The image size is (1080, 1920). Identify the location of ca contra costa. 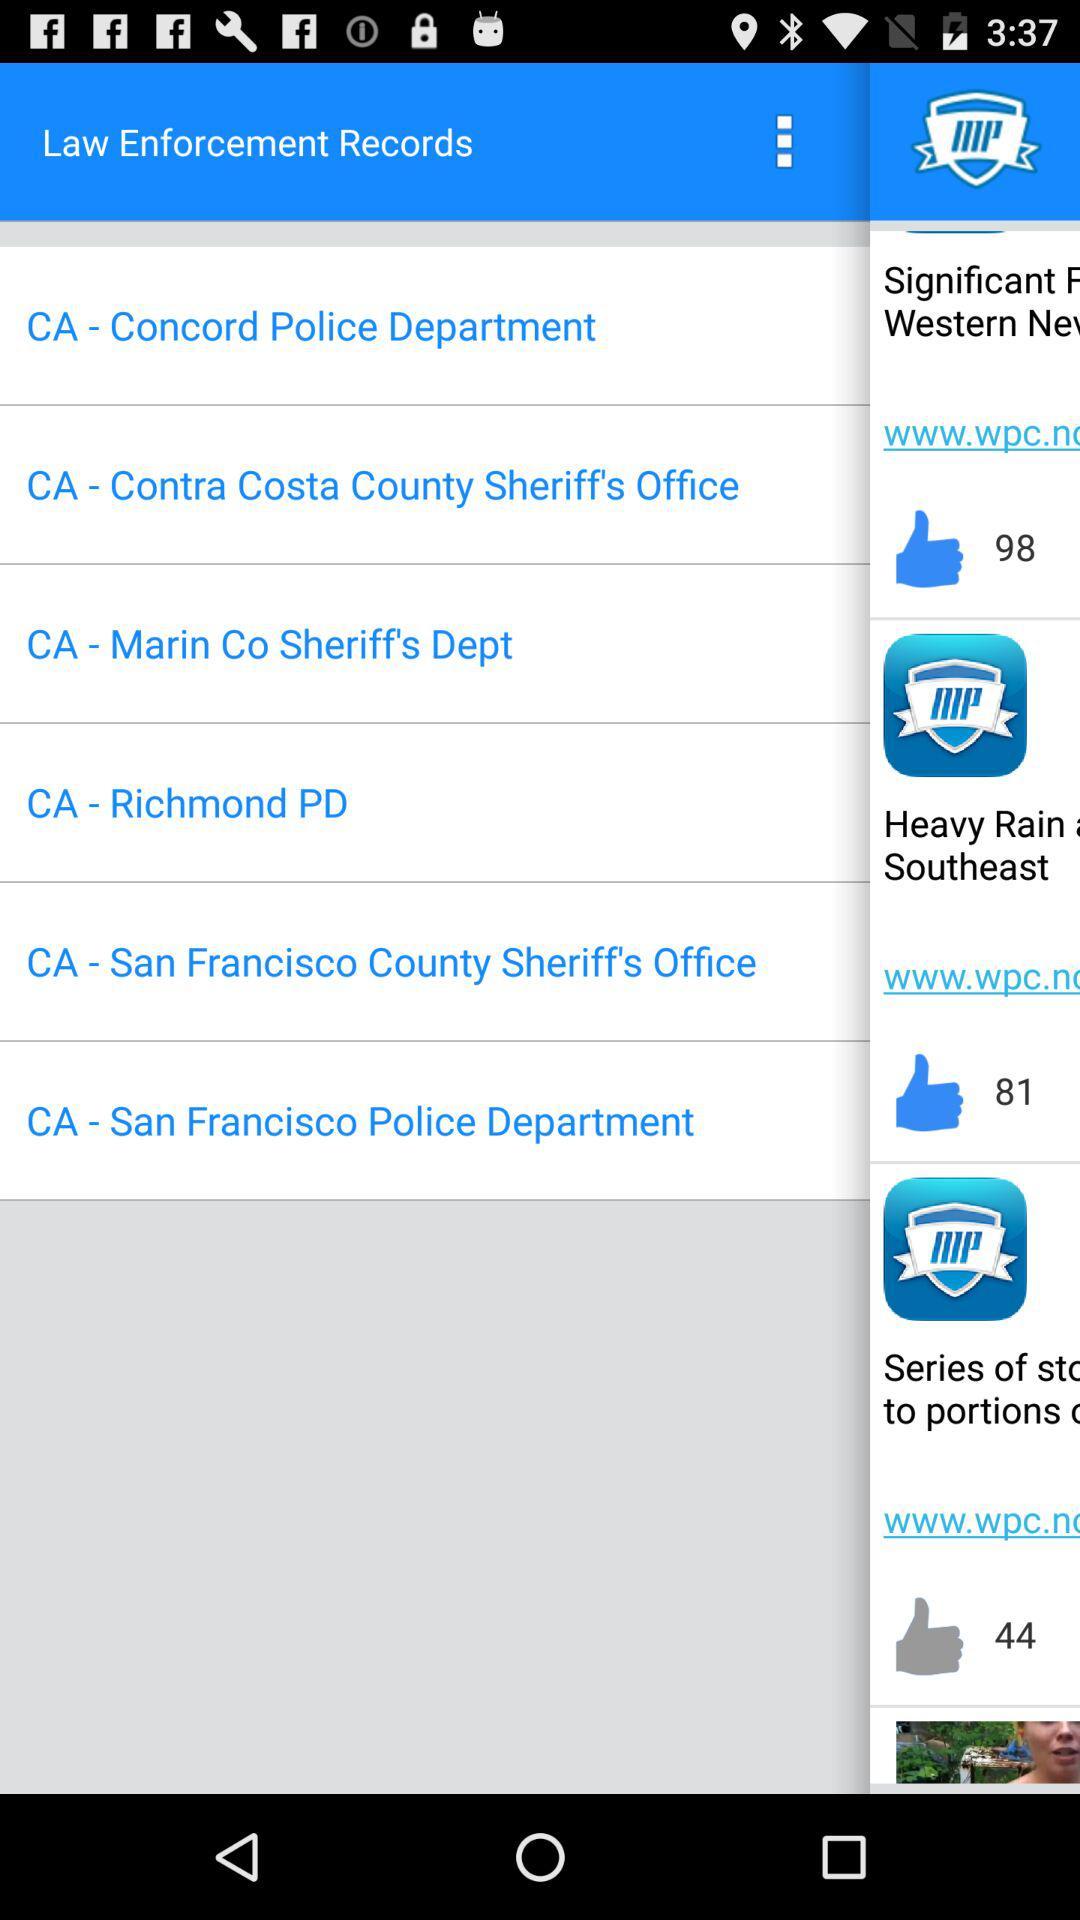
(382, 484).